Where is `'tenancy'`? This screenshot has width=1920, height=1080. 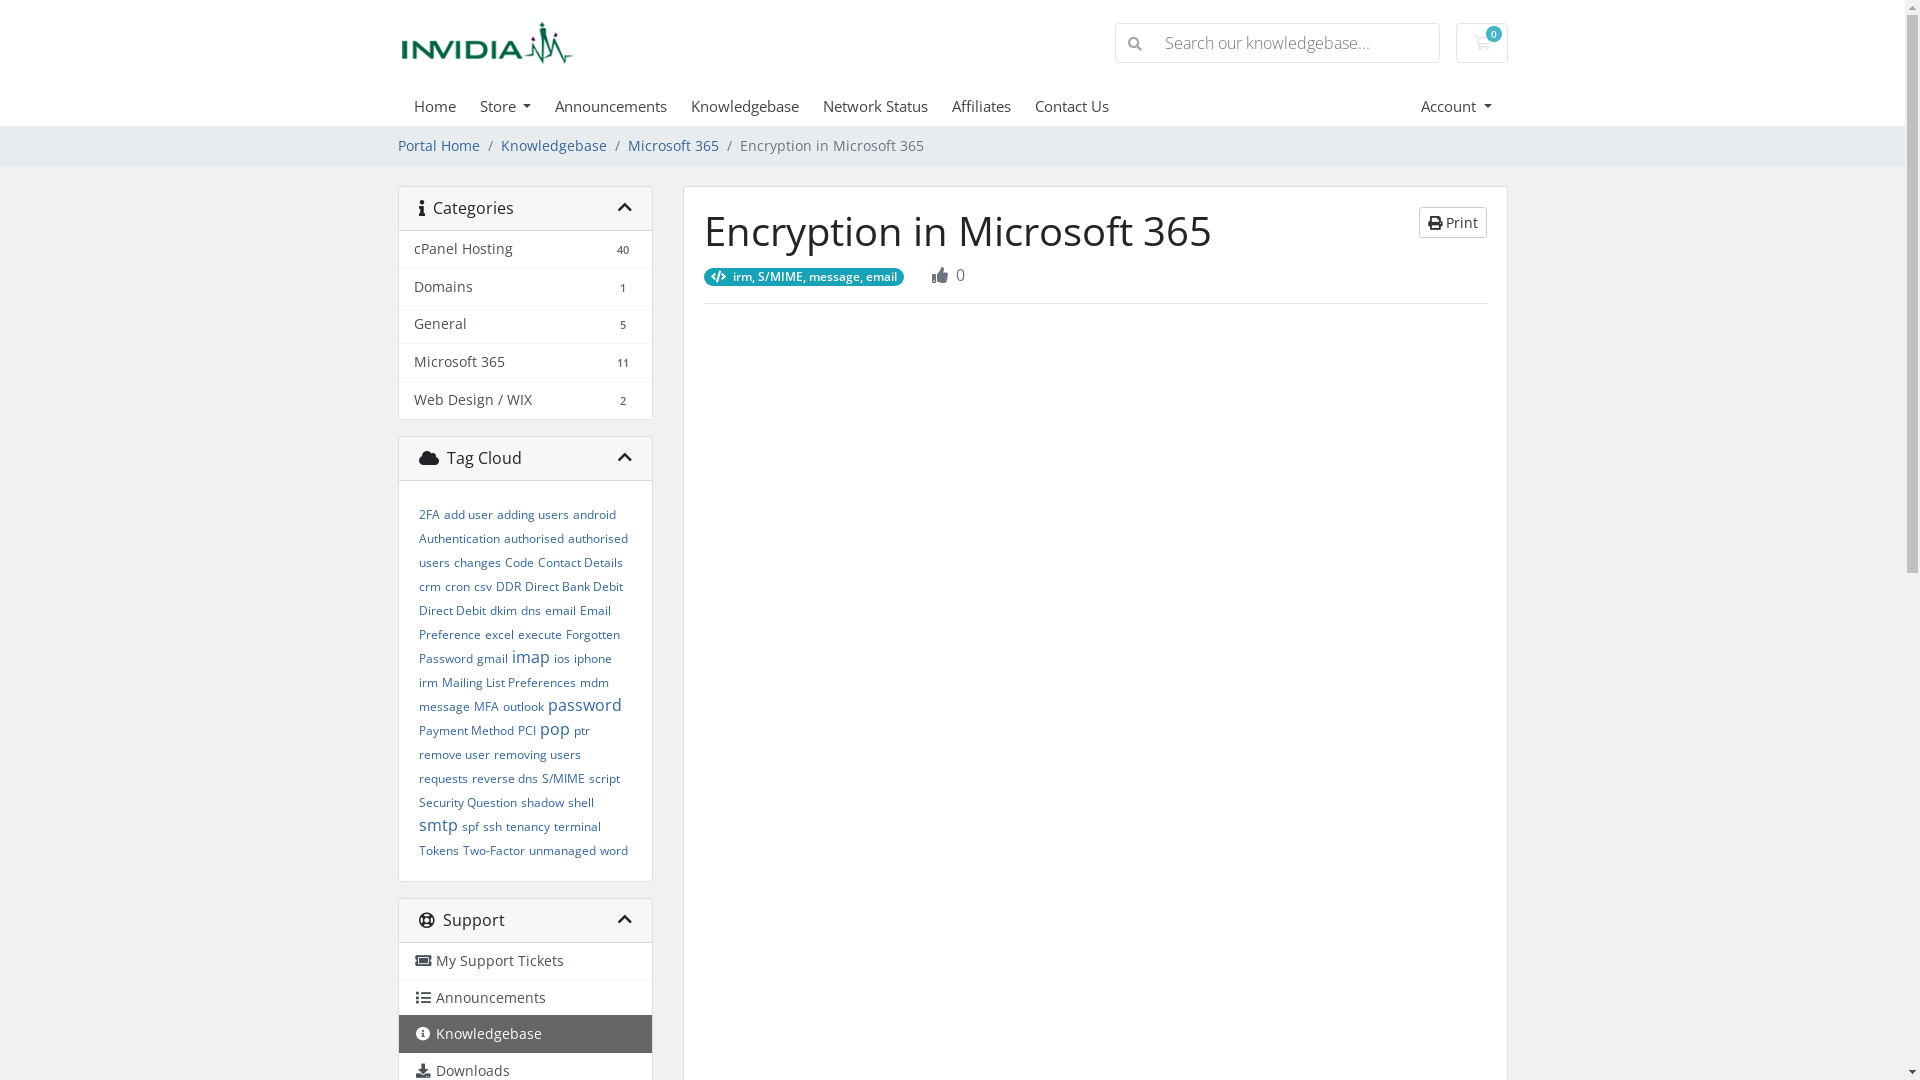 'tenancy' is located at coordinates (528, 826).